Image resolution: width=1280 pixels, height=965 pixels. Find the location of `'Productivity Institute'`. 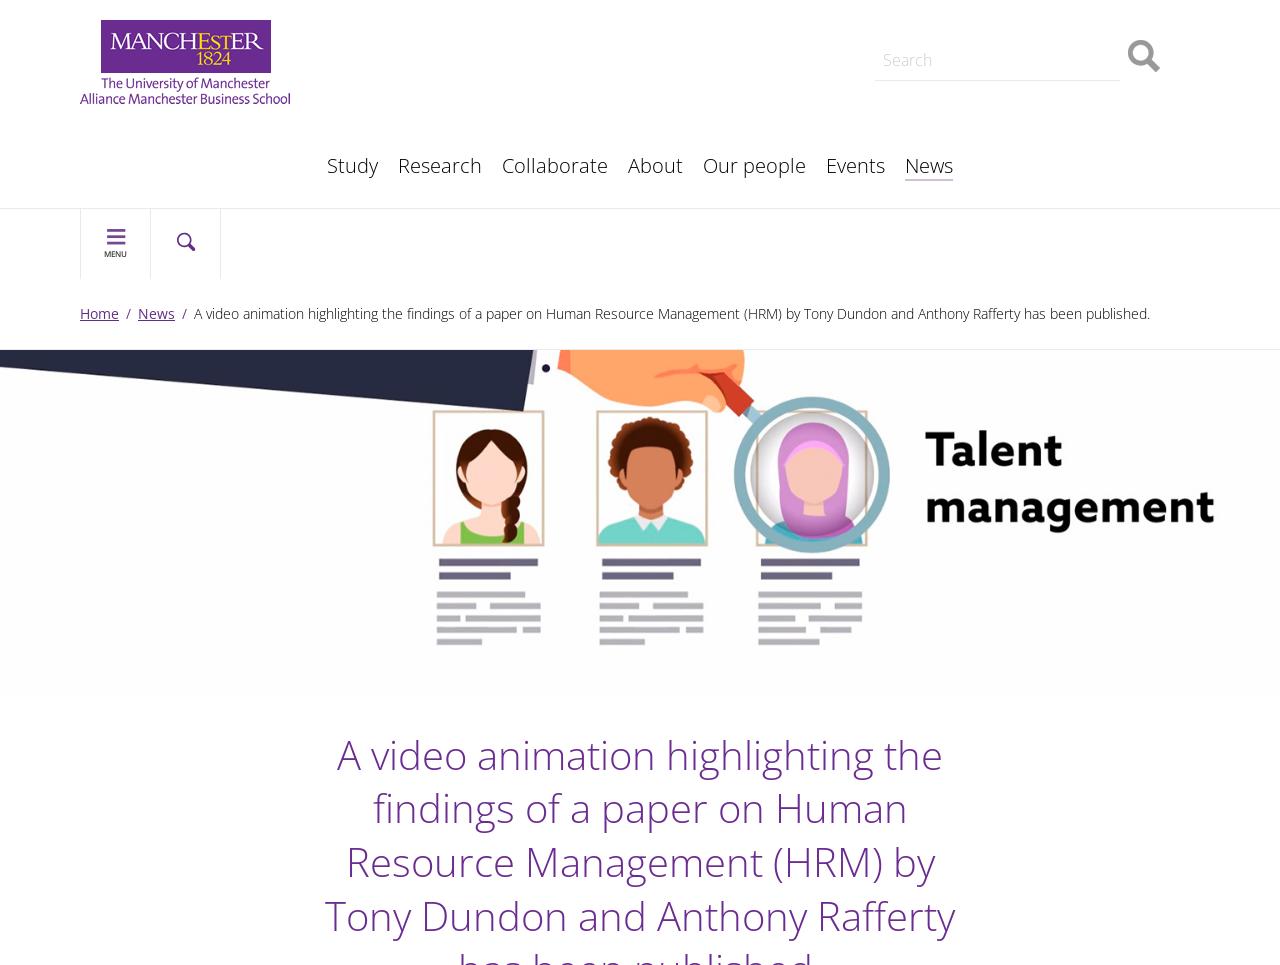

'Productivity Institute' is located at coordinates (450, 155).